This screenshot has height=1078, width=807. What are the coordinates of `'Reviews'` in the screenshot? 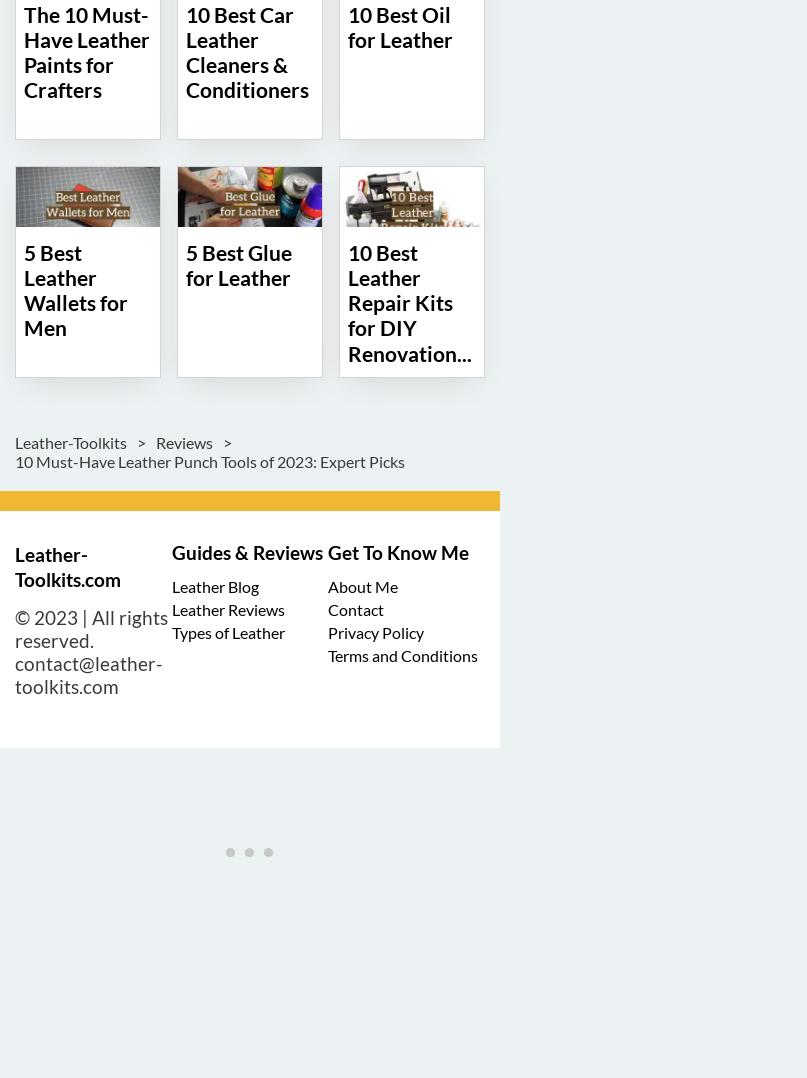 It's located at (186, 441).